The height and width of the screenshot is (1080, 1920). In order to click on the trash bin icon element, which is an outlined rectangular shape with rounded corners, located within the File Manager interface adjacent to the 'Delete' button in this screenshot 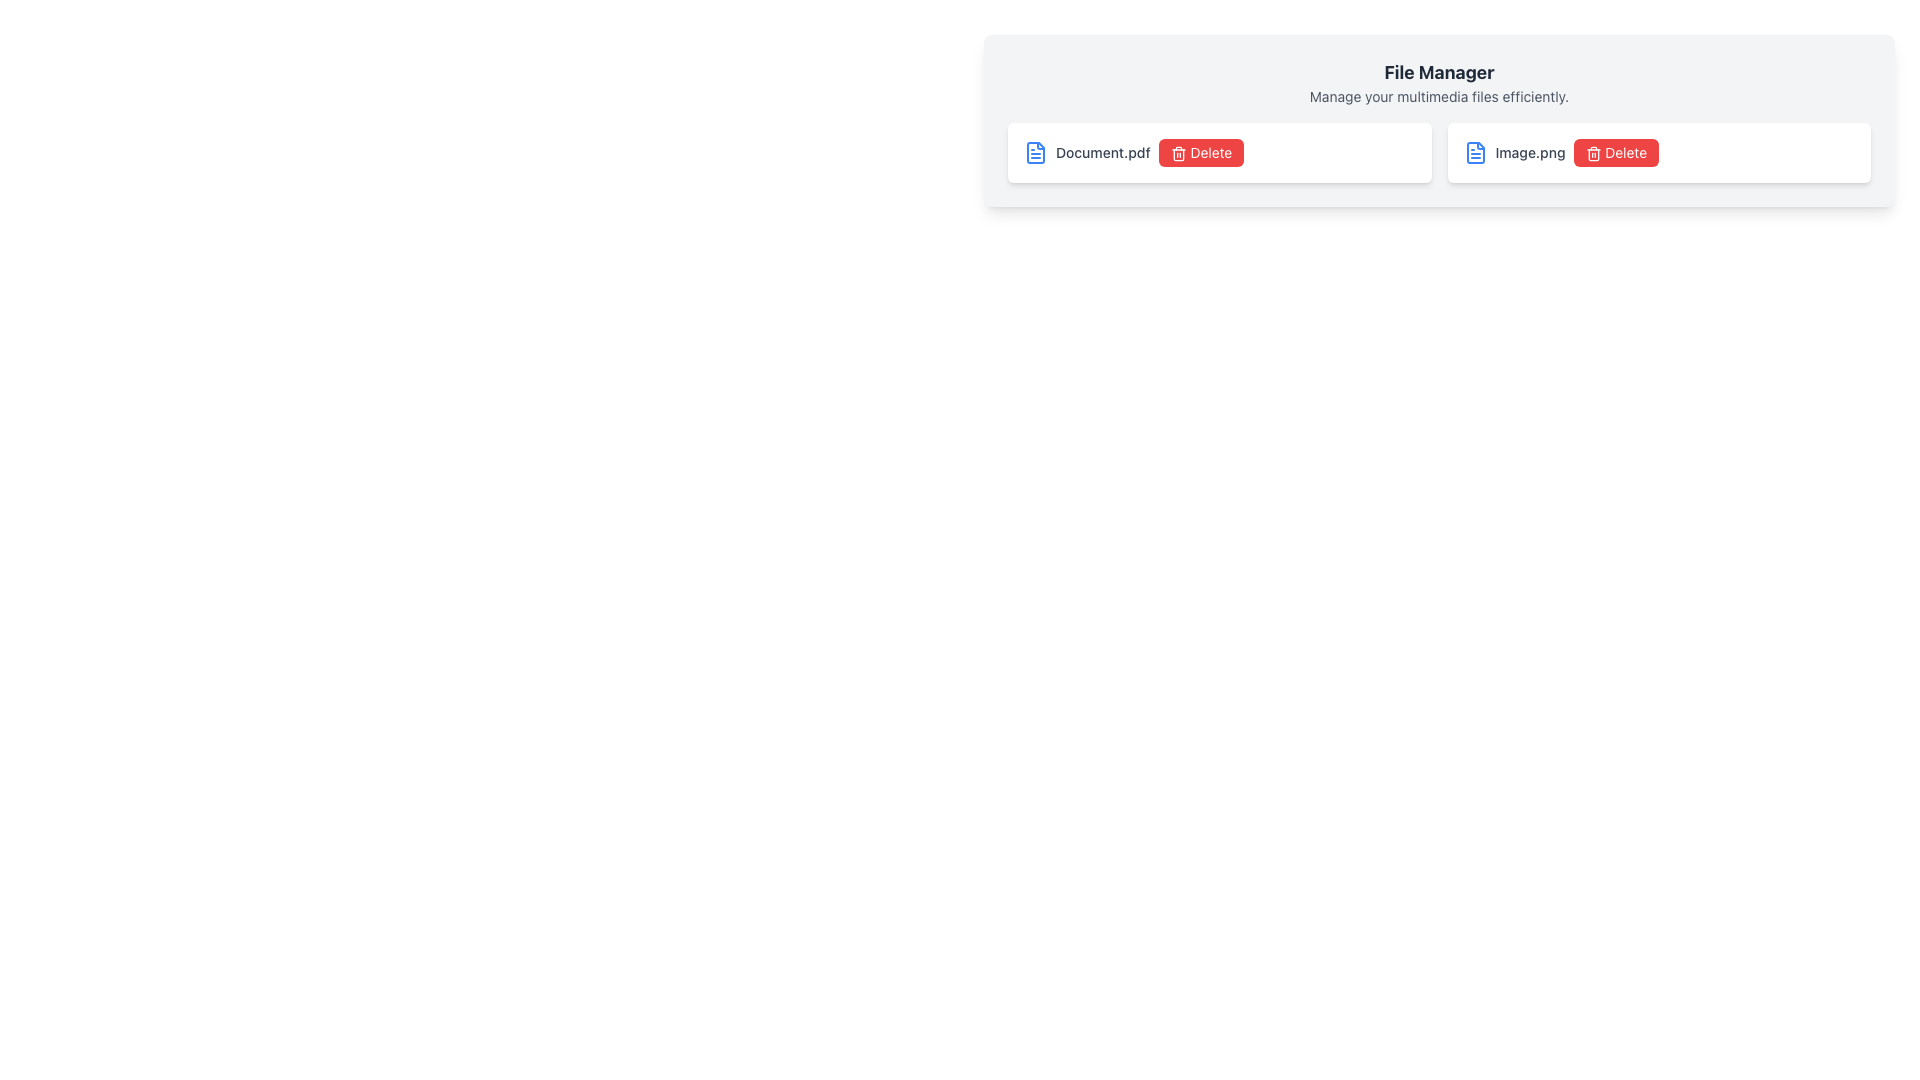, I will do `click(1592, 154)`.